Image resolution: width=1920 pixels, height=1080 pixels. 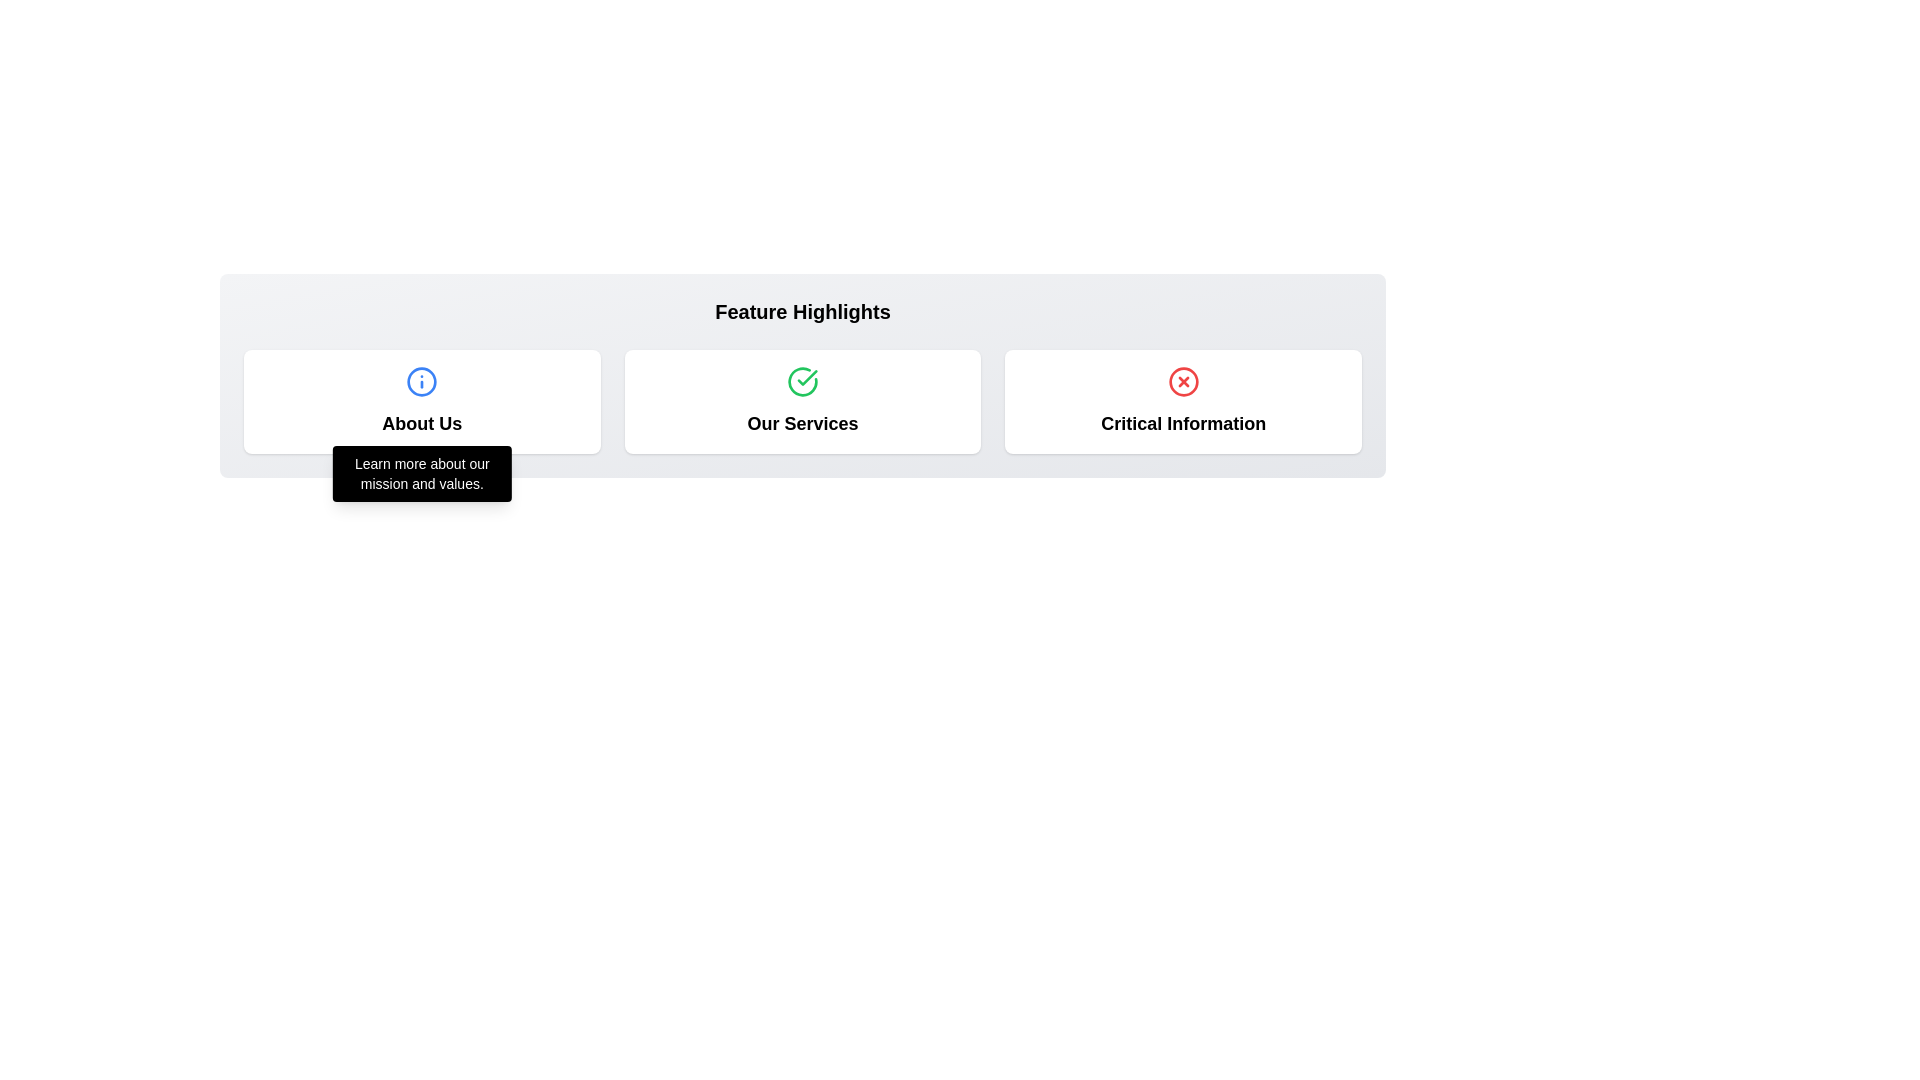 What do you see at coordinates (1183, 381) in the screenshot?
I see `the red circular warning icon with an 'X' symbol, located above the text 'Critical Information' and adjacent to a green check icon` at bounding box center [1183, 381].